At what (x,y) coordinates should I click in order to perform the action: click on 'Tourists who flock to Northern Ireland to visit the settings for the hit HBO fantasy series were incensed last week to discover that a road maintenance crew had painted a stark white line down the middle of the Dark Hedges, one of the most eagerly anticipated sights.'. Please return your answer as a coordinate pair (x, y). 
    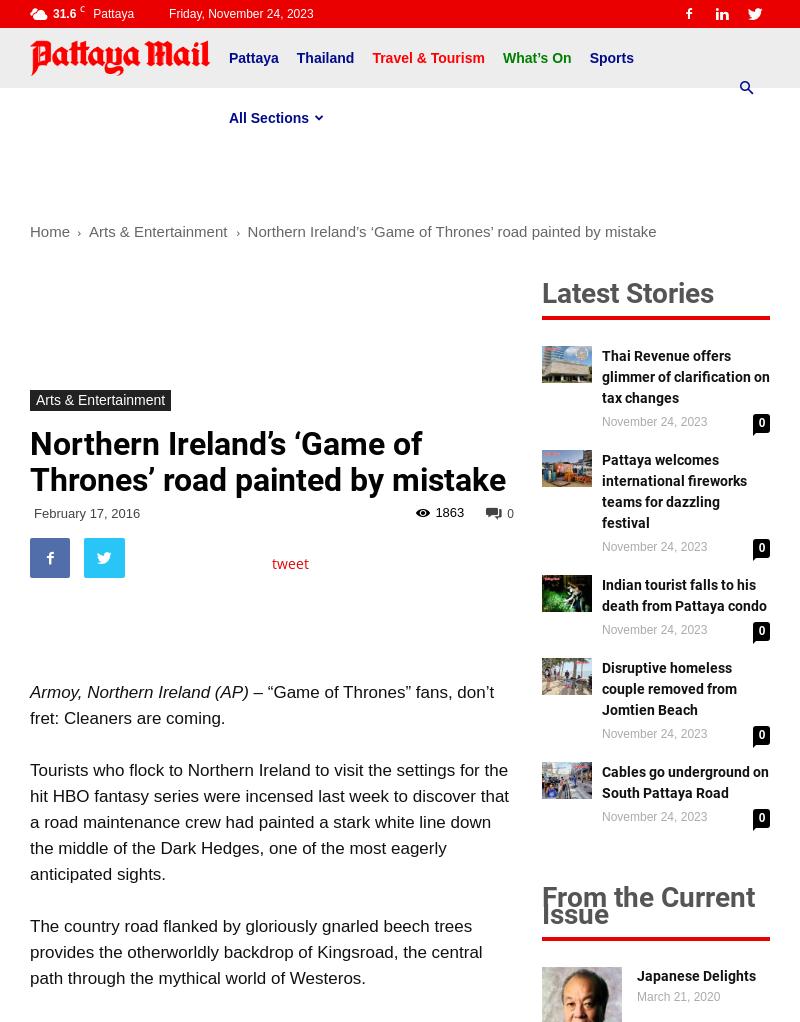
    Looking at the image, I should click on (269, 821).